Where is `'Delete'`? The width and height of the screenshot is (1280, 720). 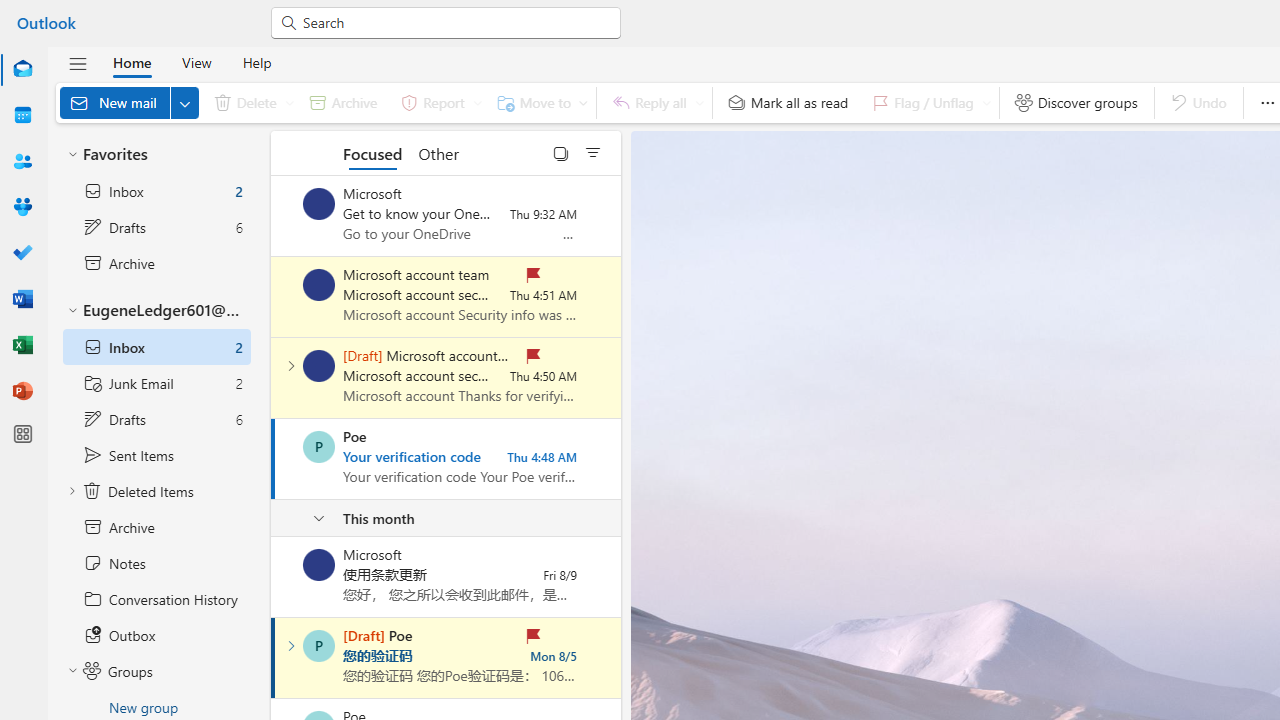 'Delete' is located at coordinates (249, 102).